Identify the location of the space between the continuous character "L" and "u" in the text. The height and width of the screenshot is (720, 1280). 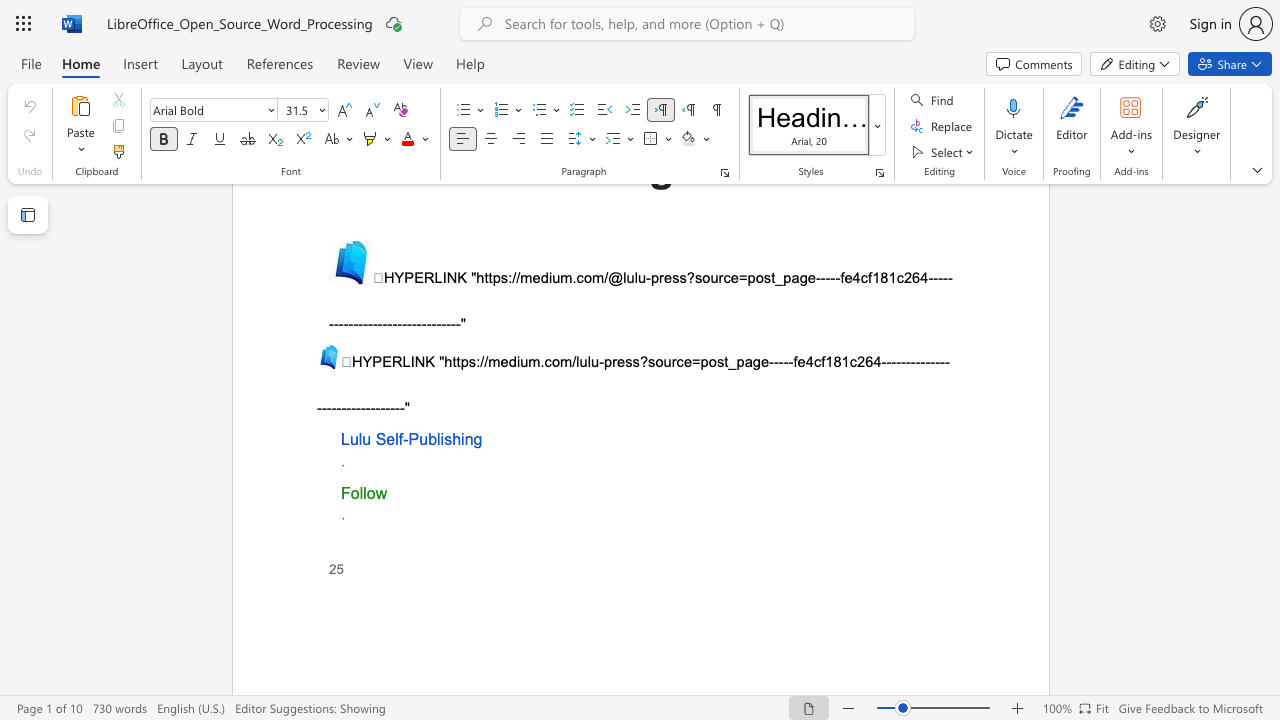
(349, 438).